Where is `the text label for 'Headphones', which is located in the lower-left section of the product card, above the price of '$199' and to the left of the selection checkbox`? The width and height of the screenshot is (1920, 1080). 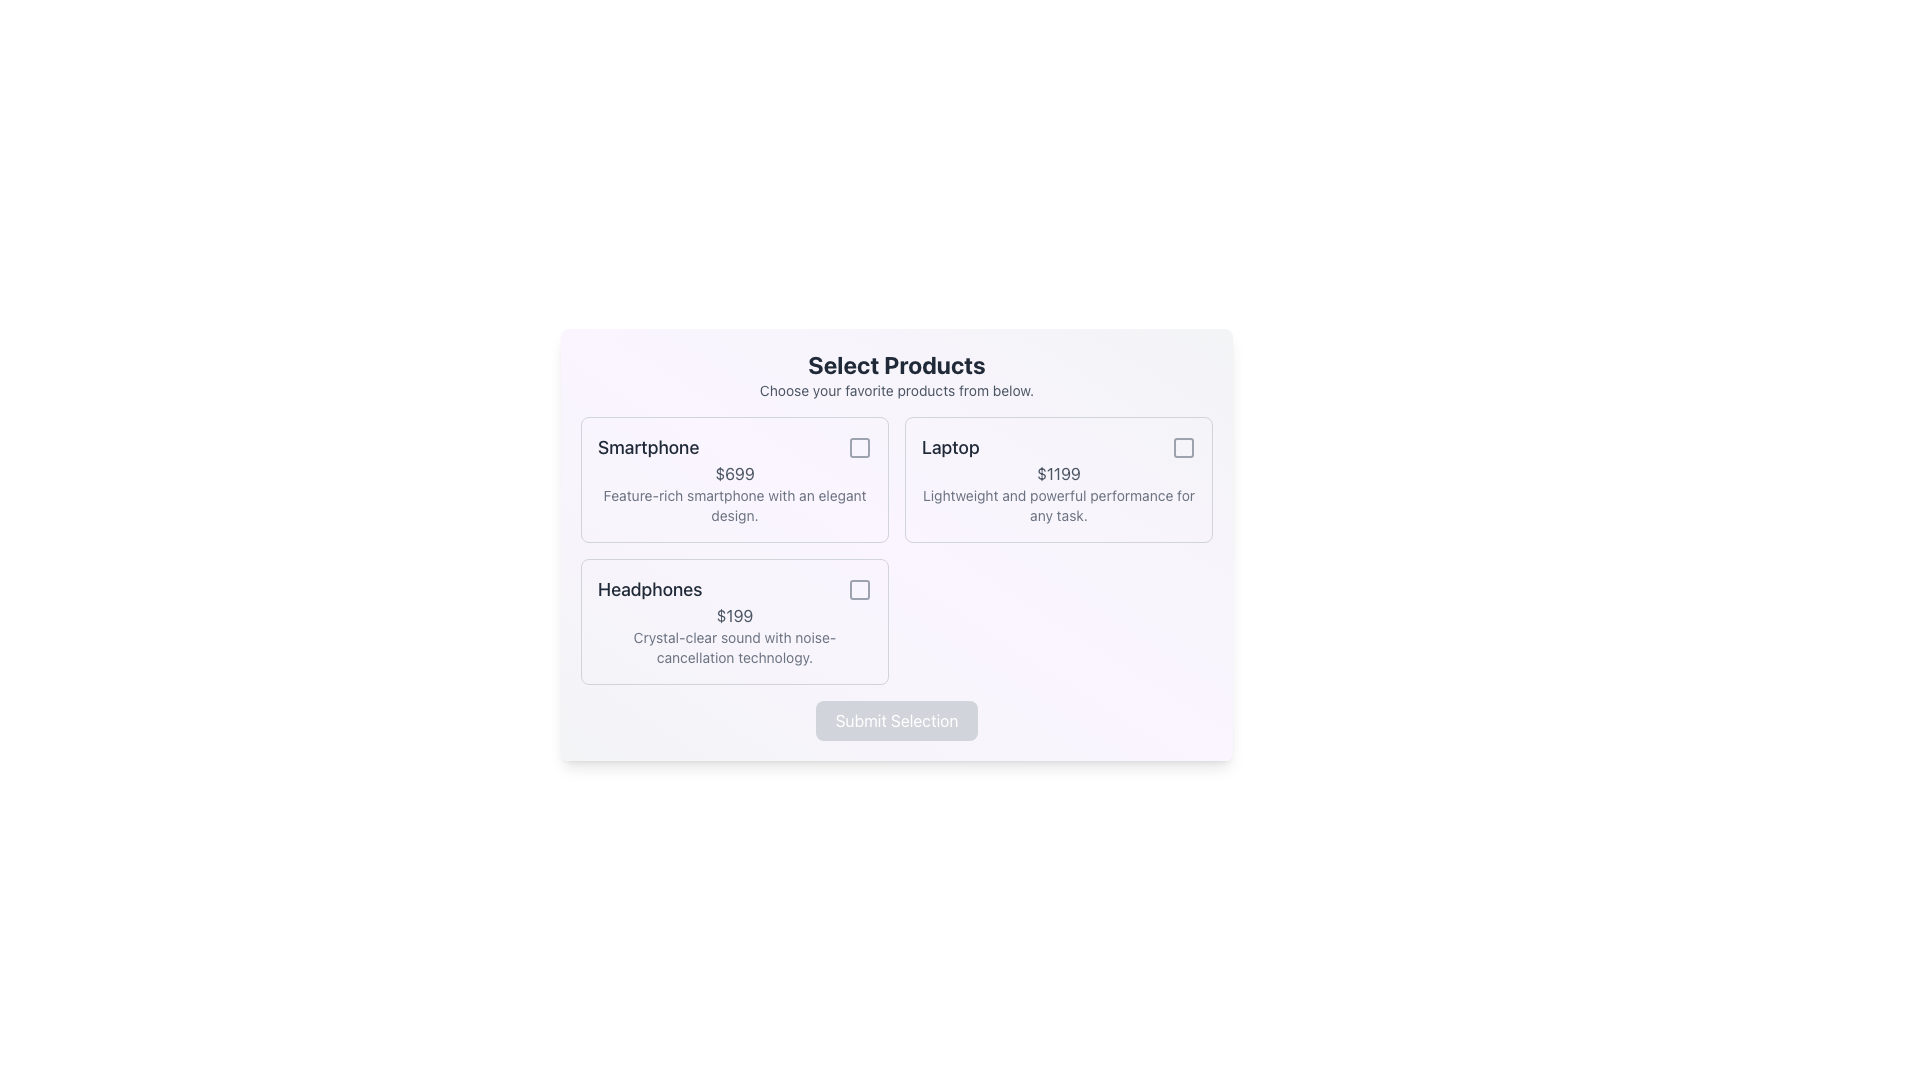
the text label for 'Headphones', which is located in the lower-left section of the product card, above the price of '$199' and to the left of the selection checkbox is located at coordinates (650, 589).